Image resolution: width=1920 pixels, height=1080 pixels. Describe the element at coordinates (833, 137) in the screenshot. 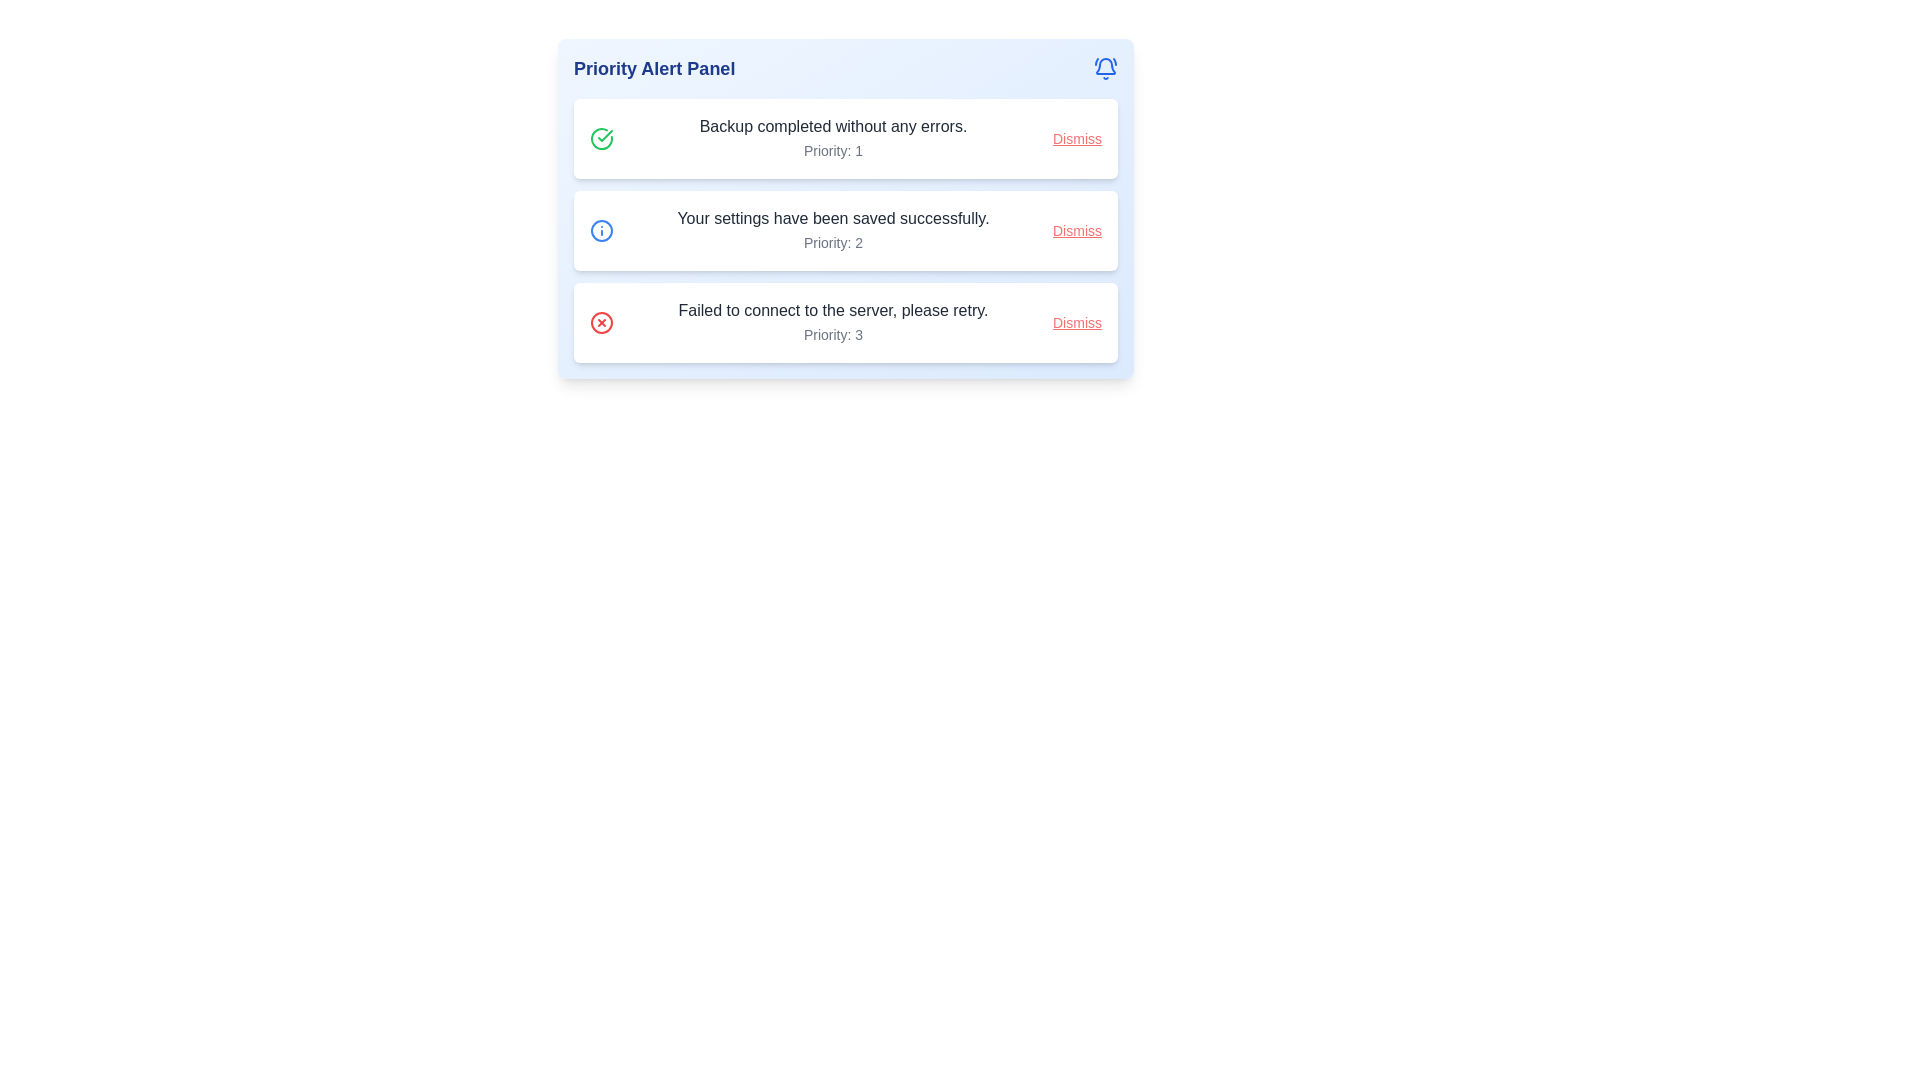

I see `the text block displaying 'Backup completed without any errors.' and 'Priority: 1'` at that location.